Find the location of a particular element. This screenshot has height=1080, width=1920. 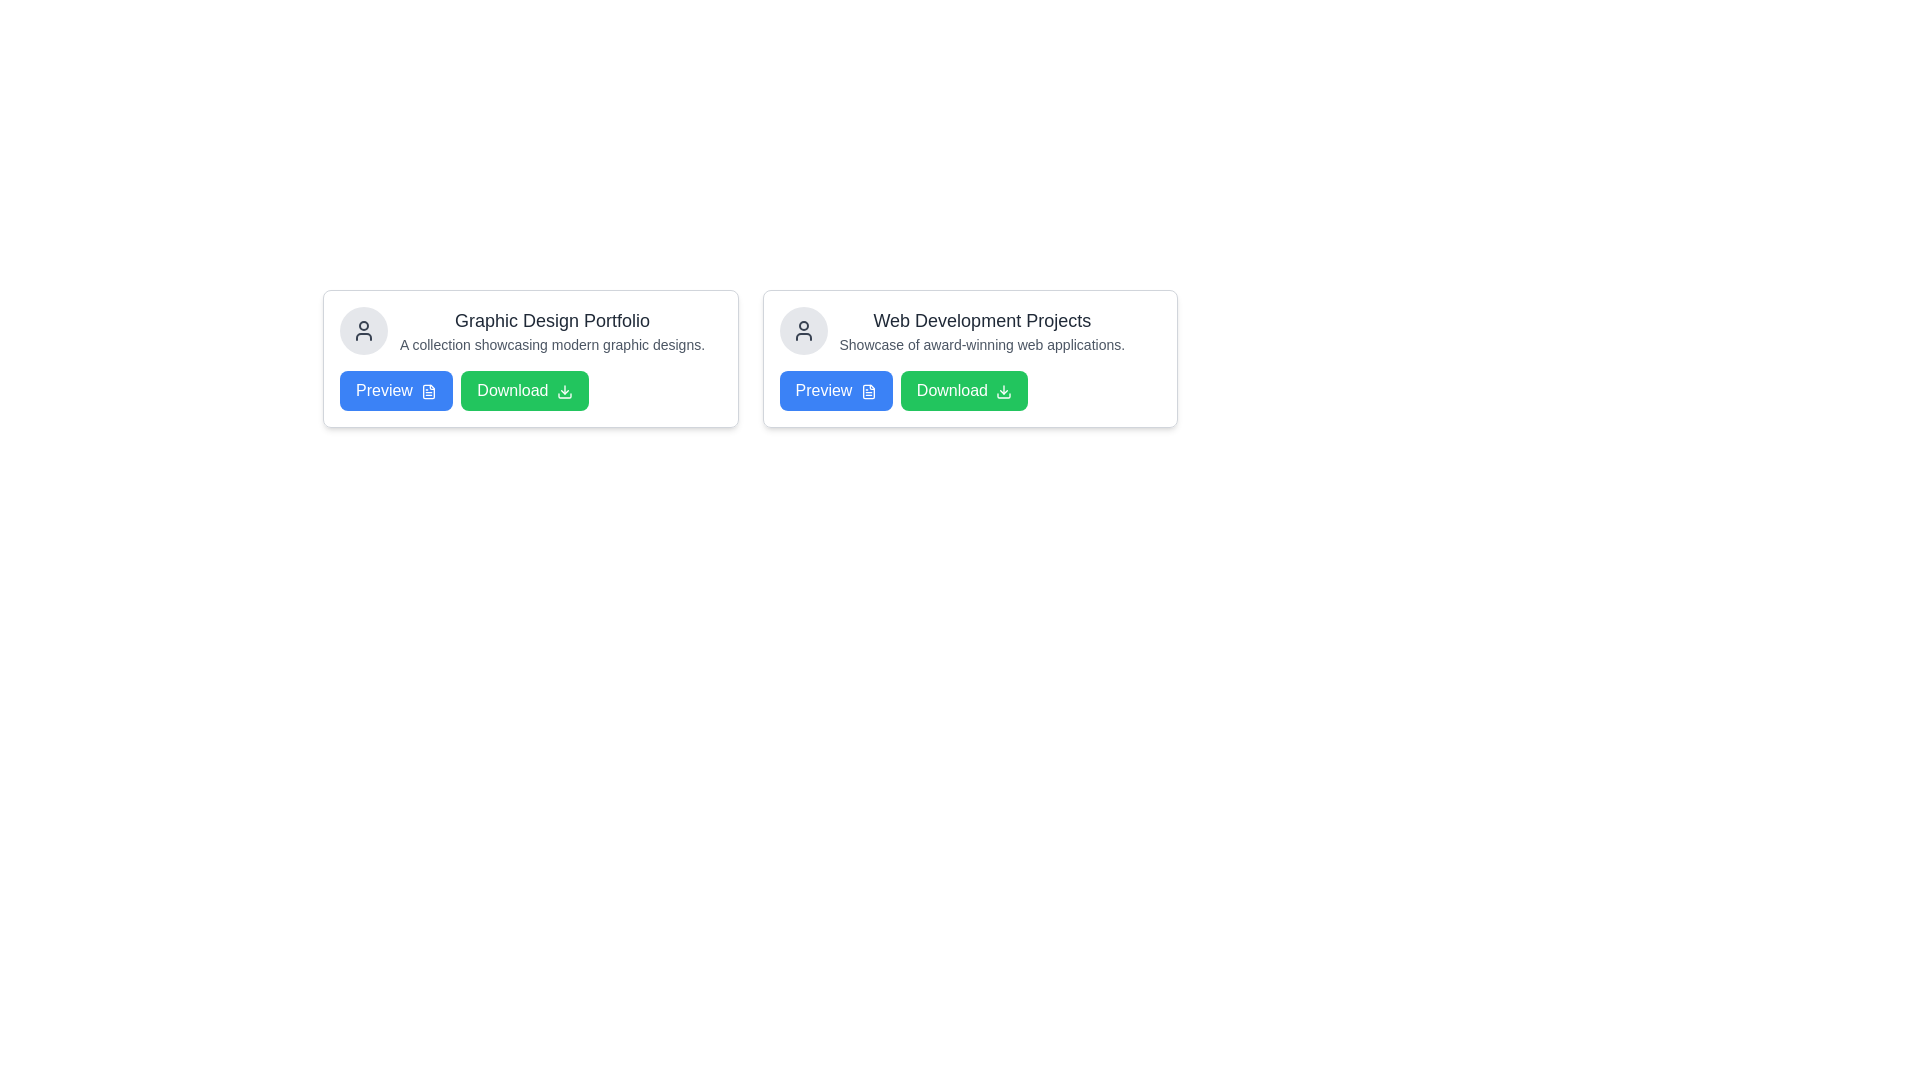

the leftmost button in the first card under the 'Graphic Design Portfolio' section to preview its content is located at coordinates (396, 390).